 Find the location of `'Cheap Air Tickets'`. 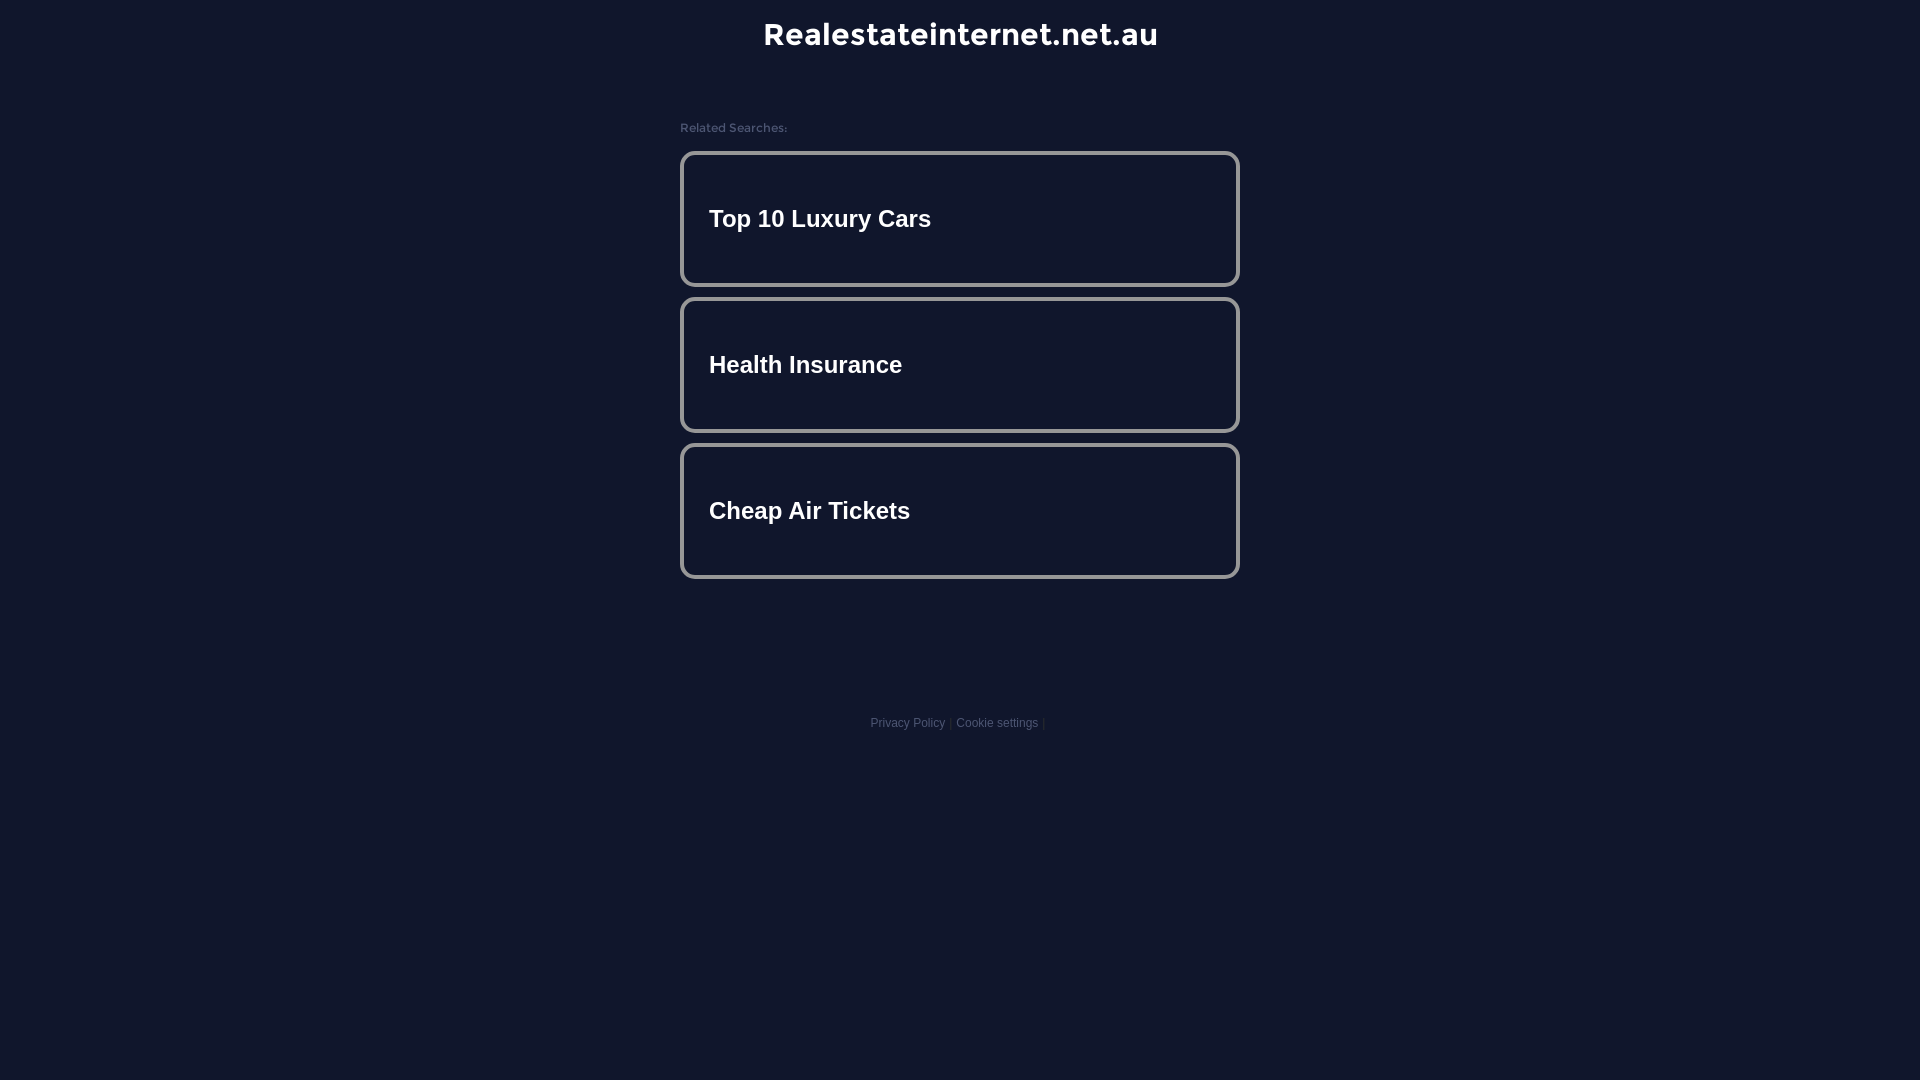

'Cheap Air Tickets' is located at coordinates (960, 509).